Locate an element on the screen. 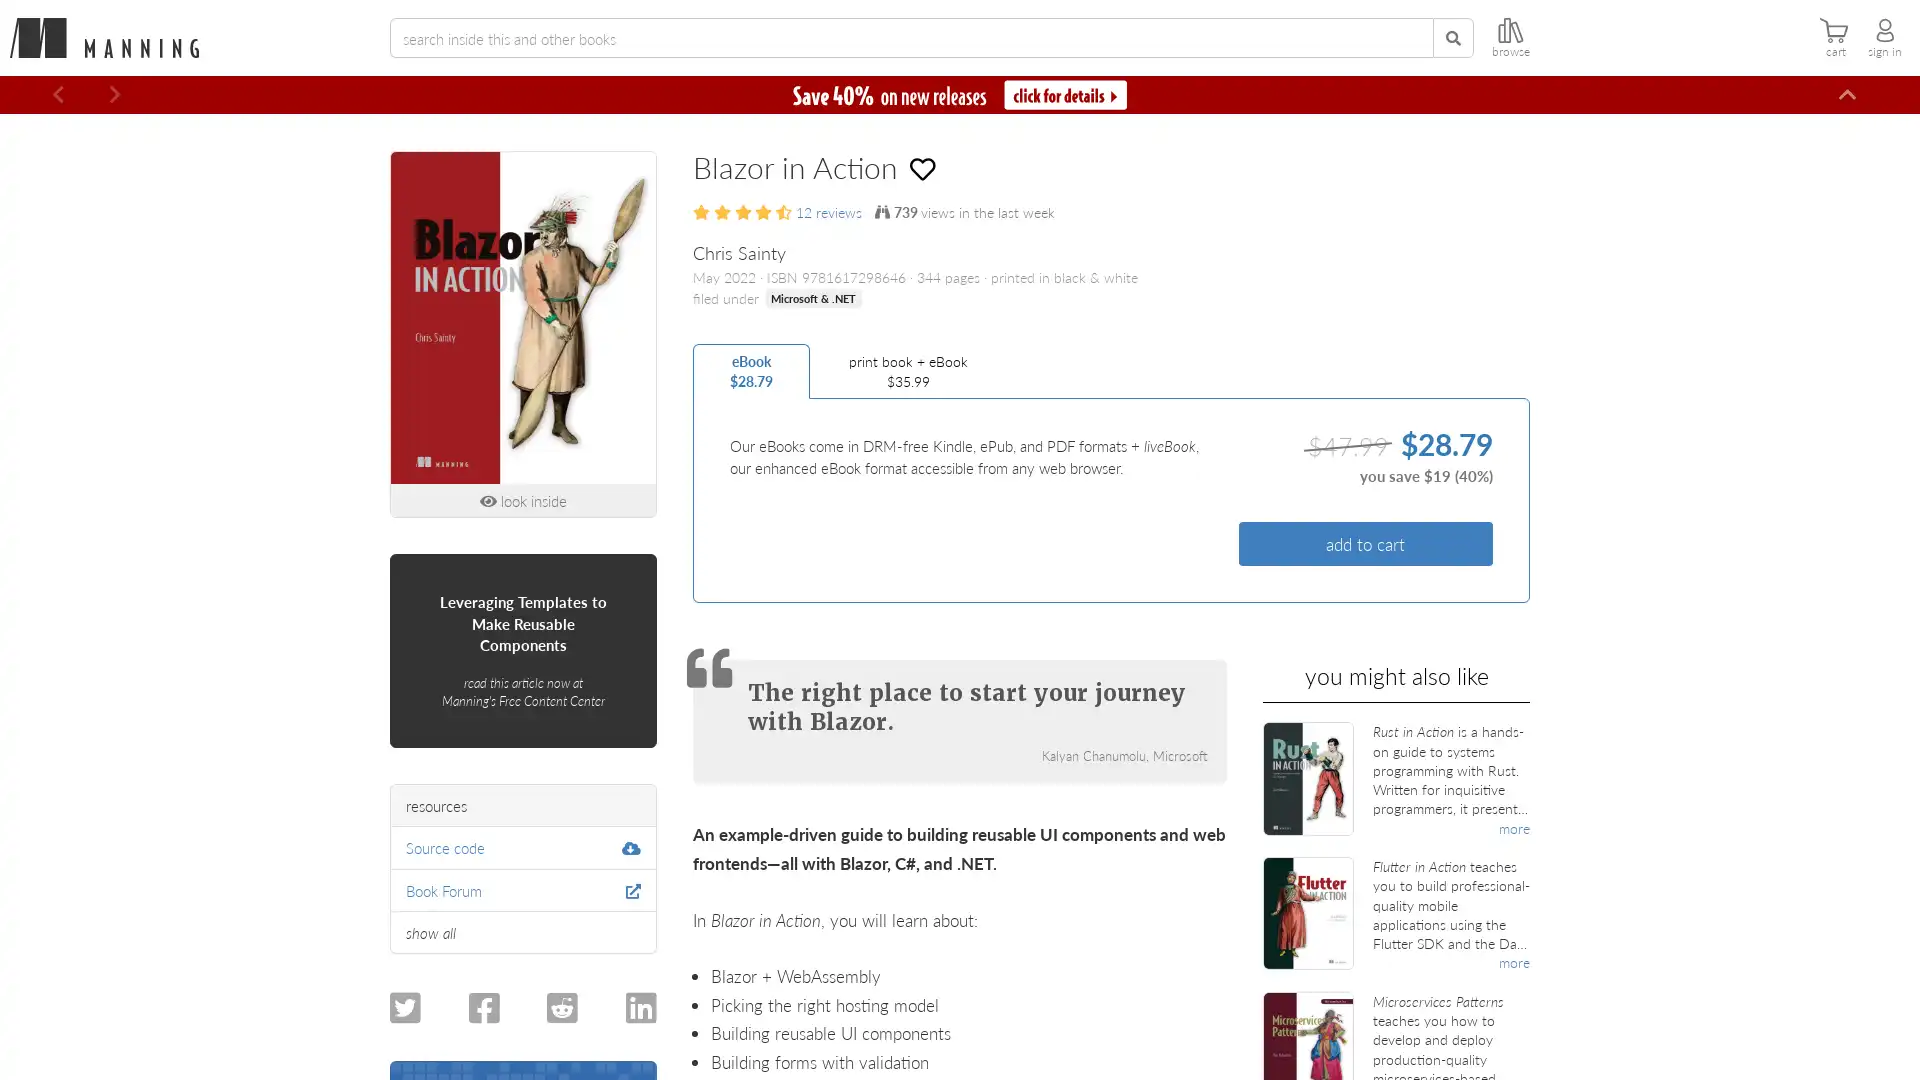 The width and height of the screenshot is (1920, 1080). Next is located at coordinates (114, 95).